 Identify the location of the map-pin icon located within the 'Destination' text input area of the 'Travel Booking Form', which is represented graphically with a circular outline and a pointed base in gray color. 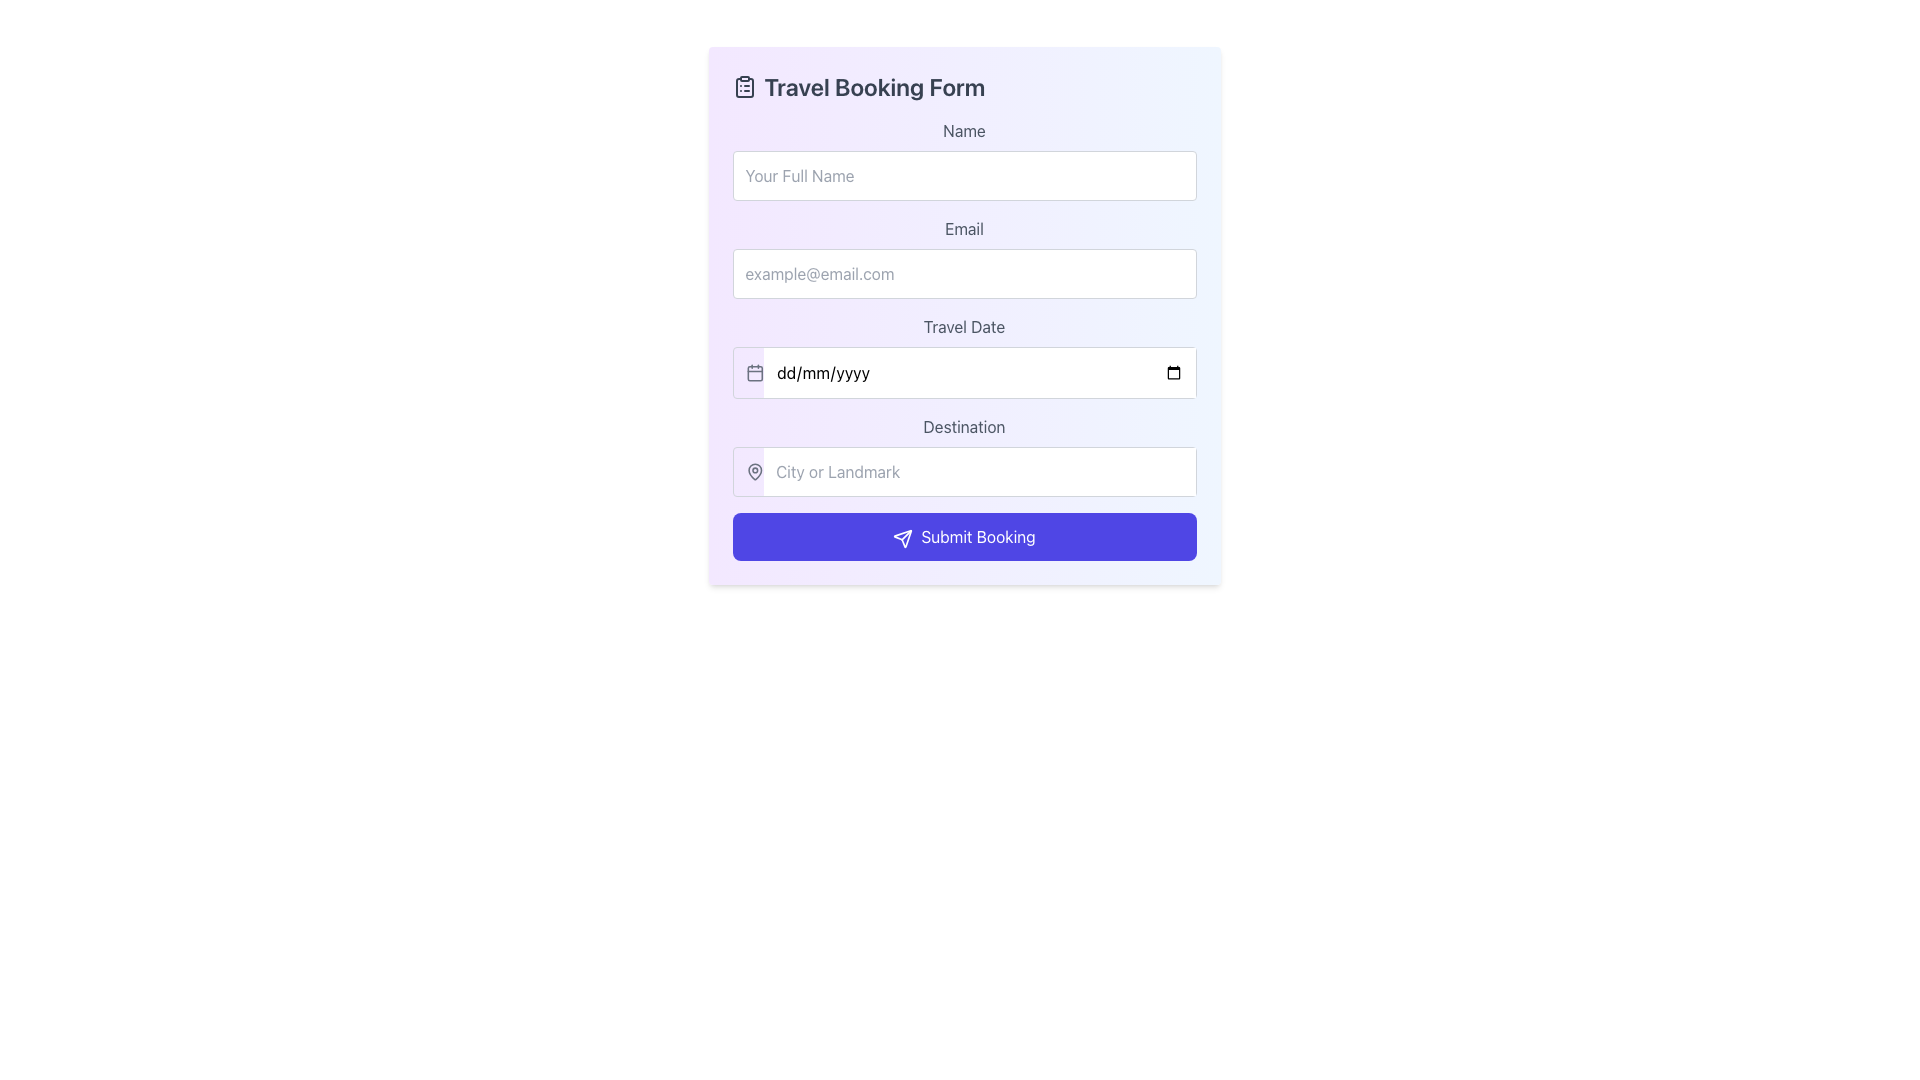
(753, 471).